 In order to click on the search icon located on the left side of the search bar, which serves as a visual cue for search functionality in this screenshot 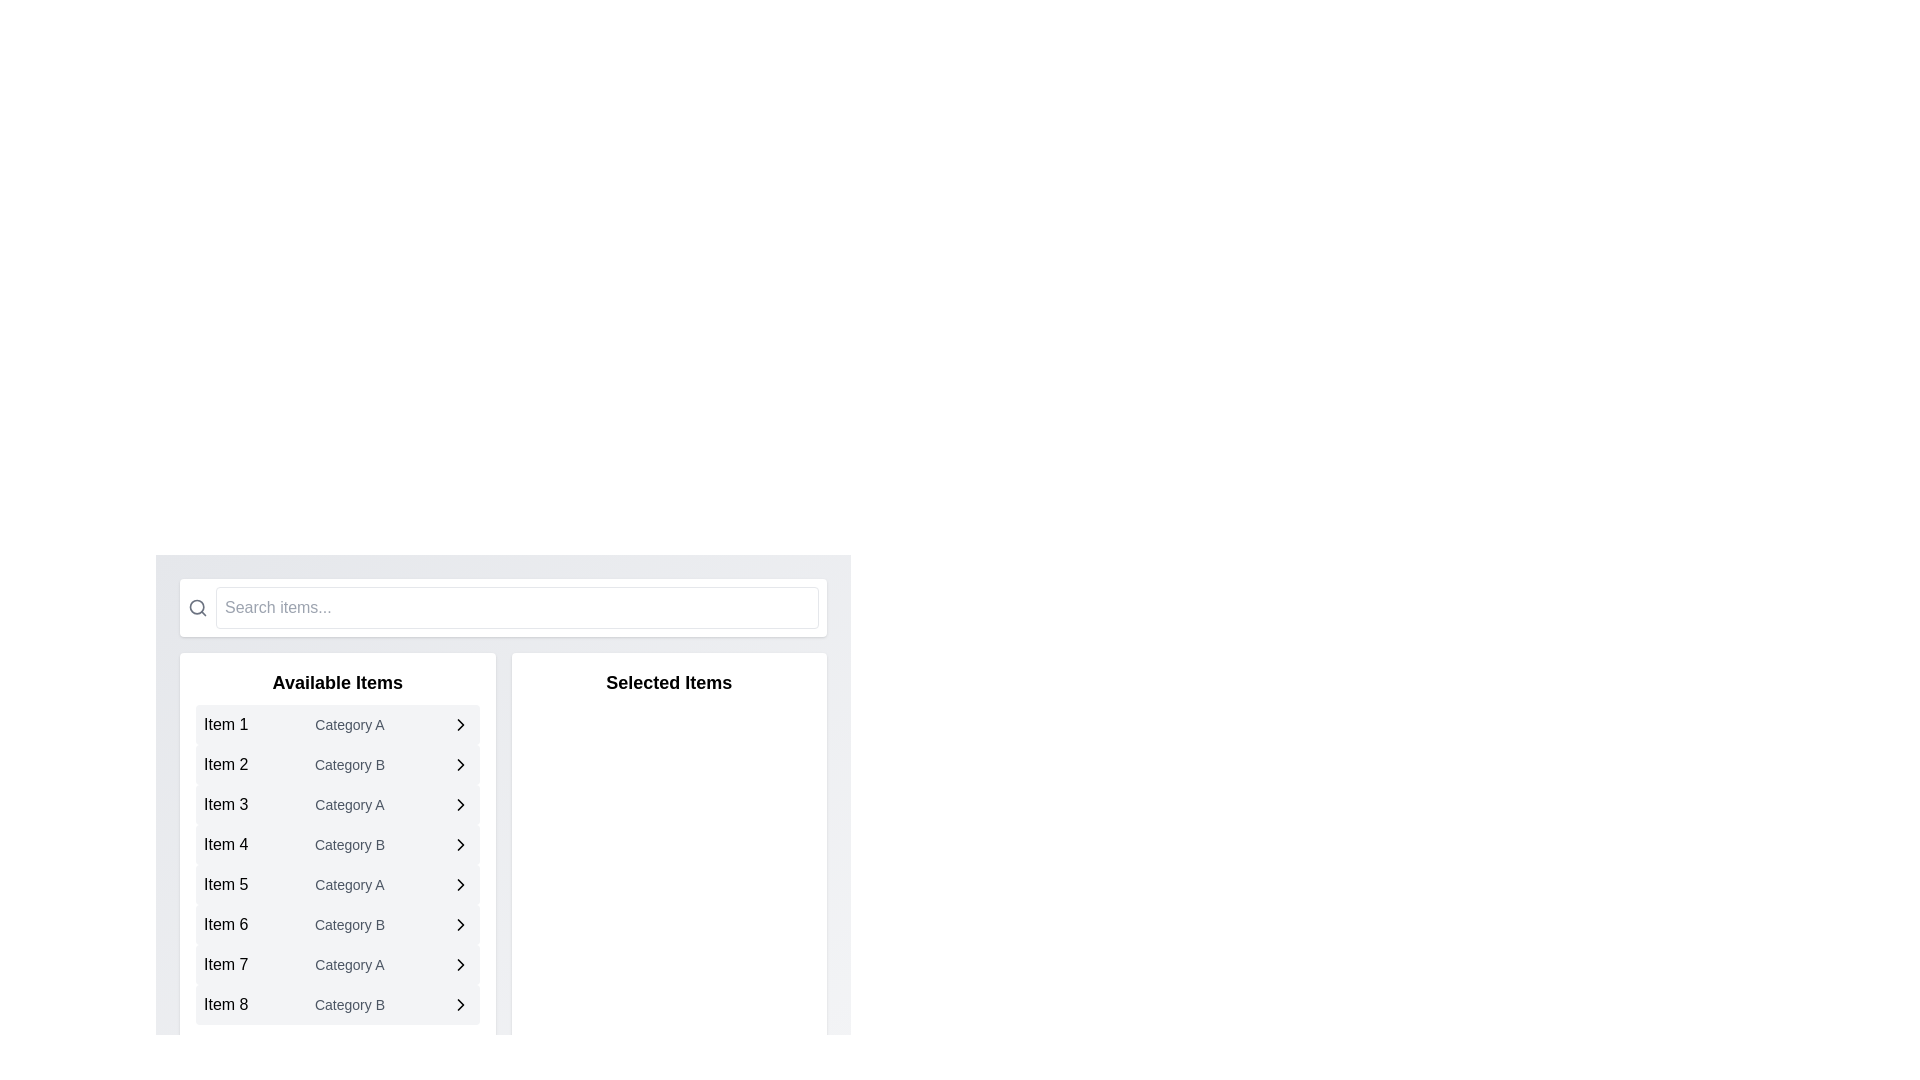, I will do `click(197, 607)`.